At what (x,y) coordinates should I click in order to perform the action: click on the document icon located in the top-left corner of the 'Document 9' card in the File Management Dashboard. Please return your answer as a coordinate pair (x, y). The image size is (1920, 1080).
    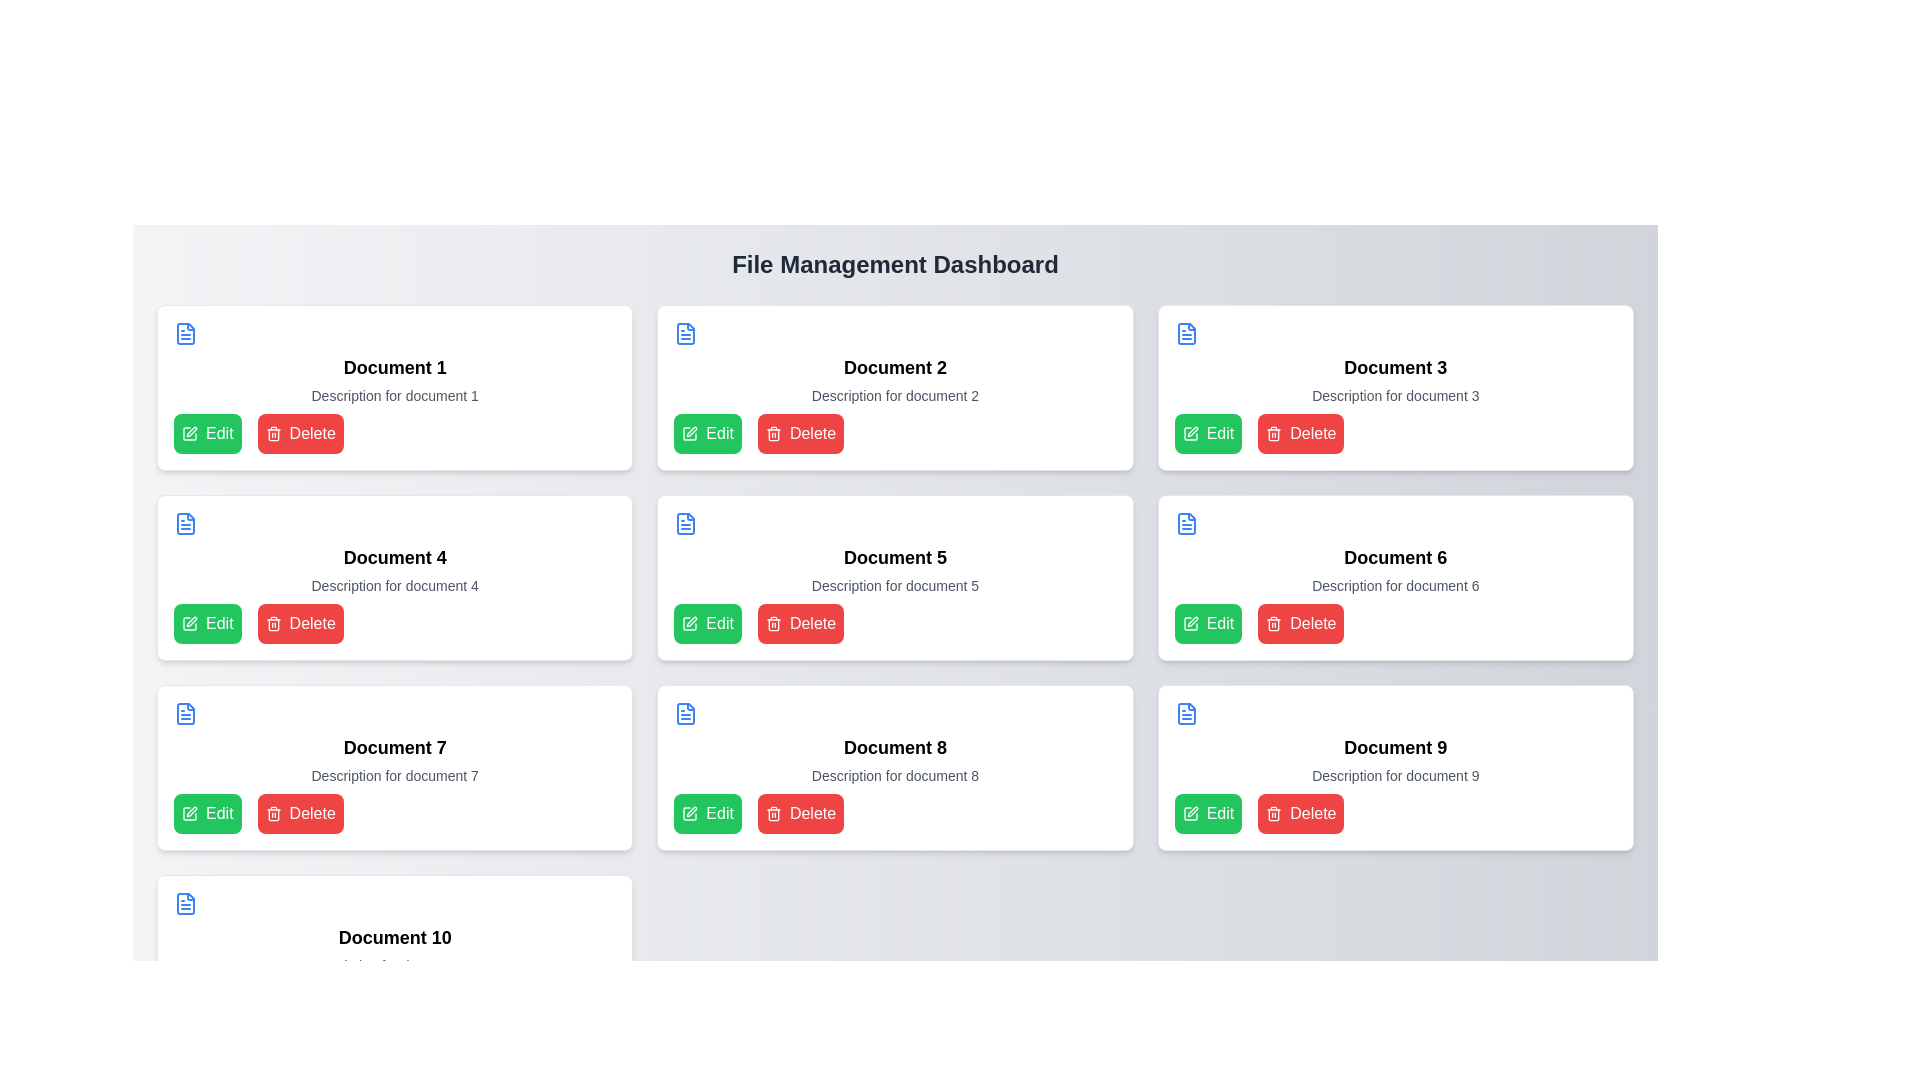
    Looking at the image, I should click on (1186, 712).